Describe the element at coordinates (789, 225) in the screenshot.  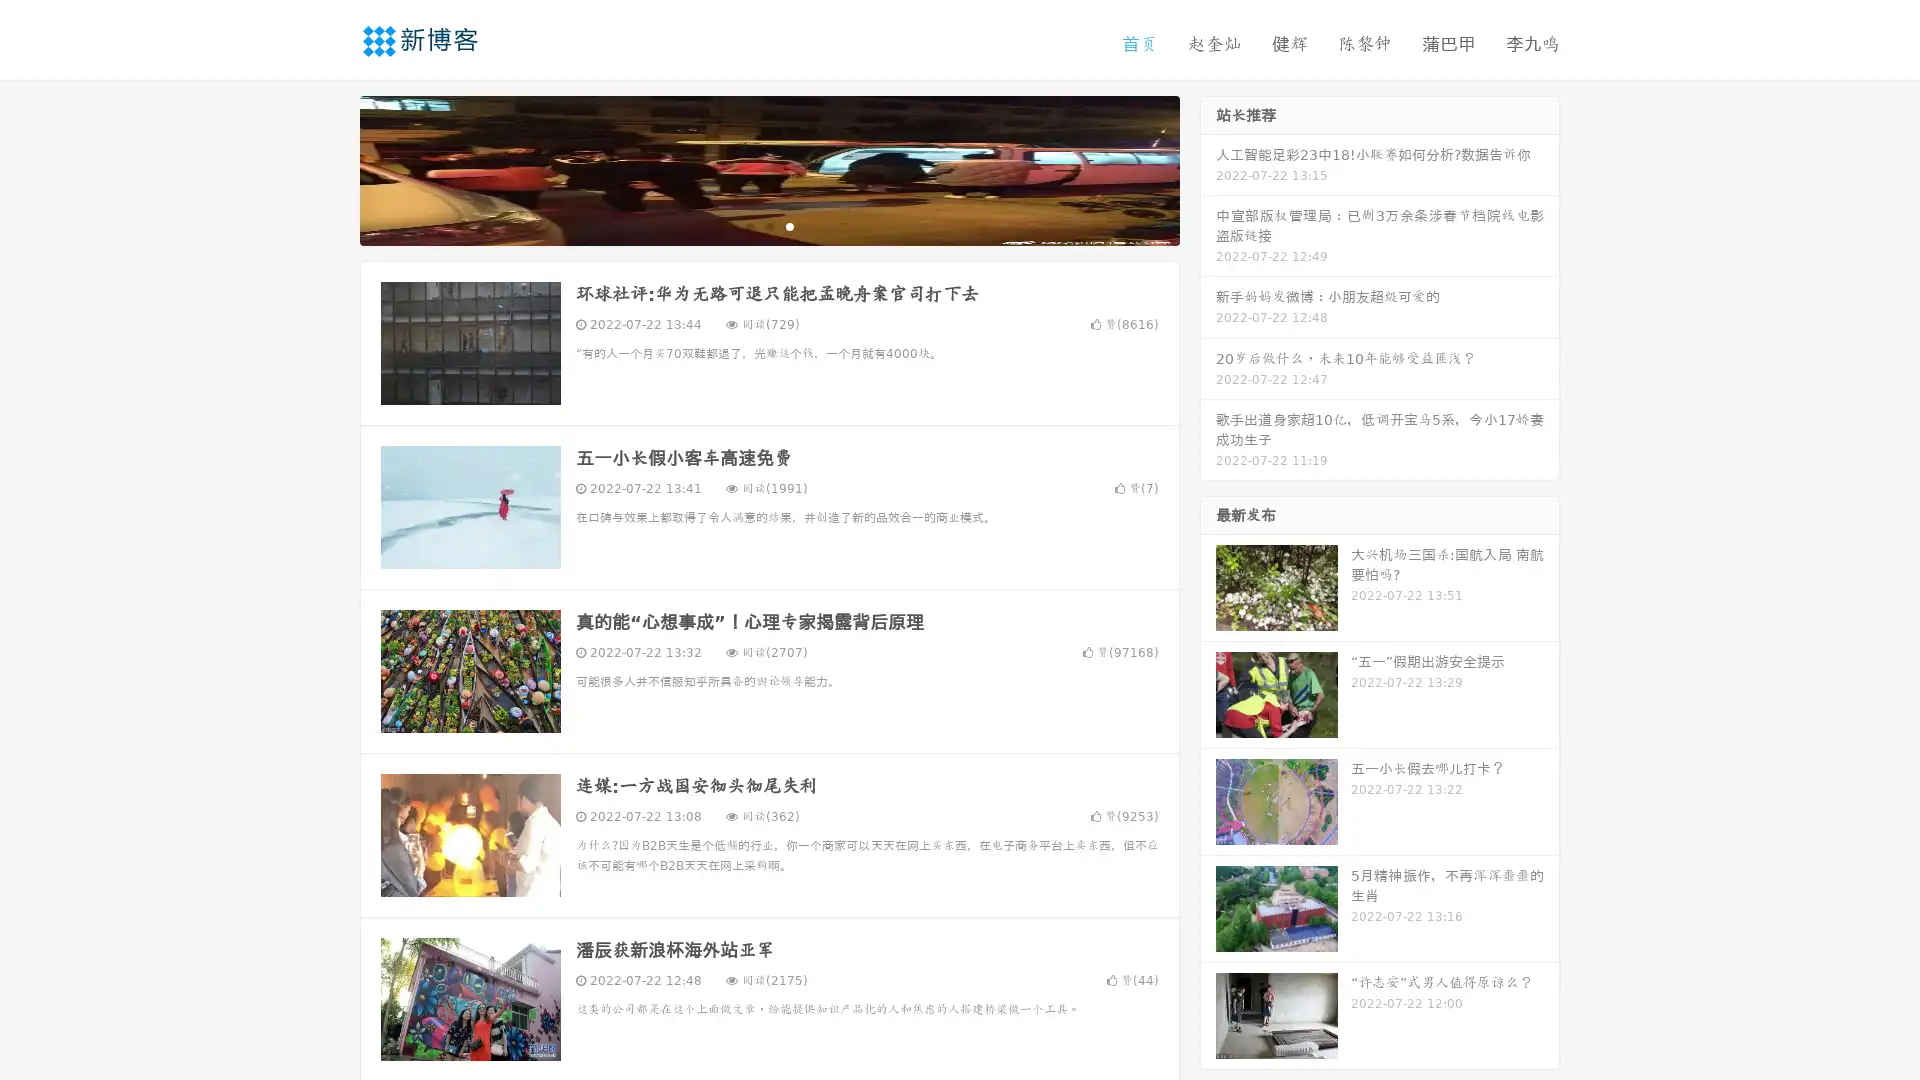
I see `Go to slide 3` at that location.